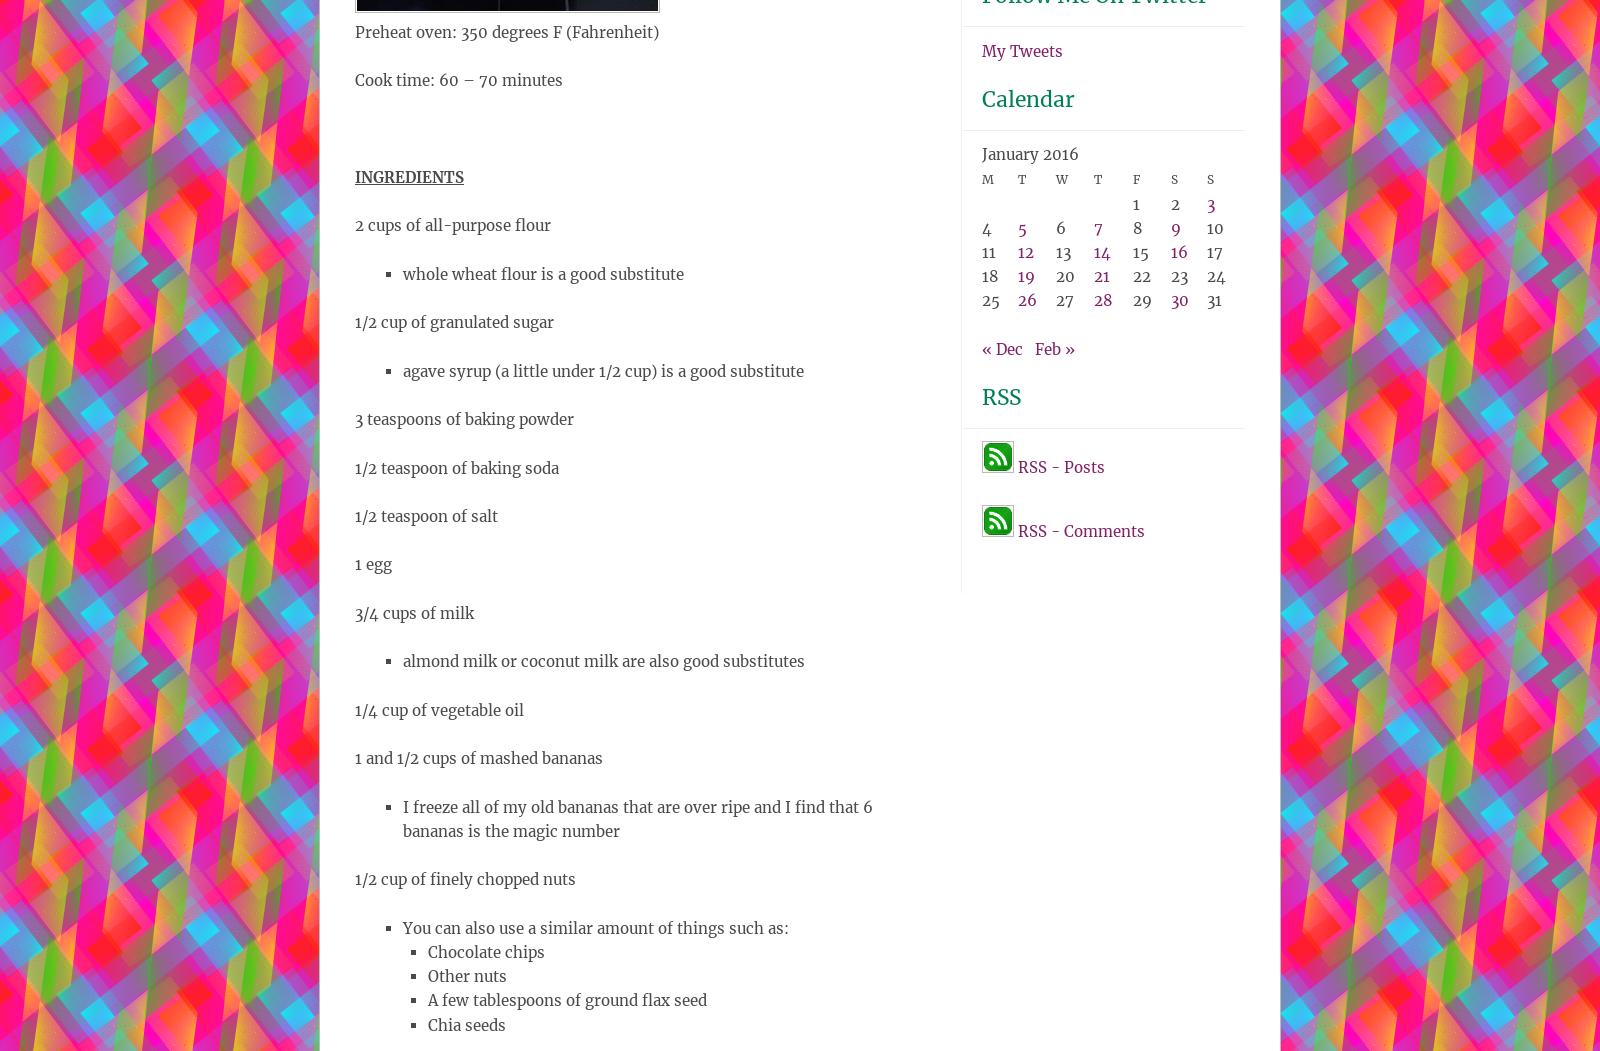 The width and height of the screenshot is (1600, 1051). Describe the element at coordinates (1056, 226) in the screenshot. I see `'6'` at that location.